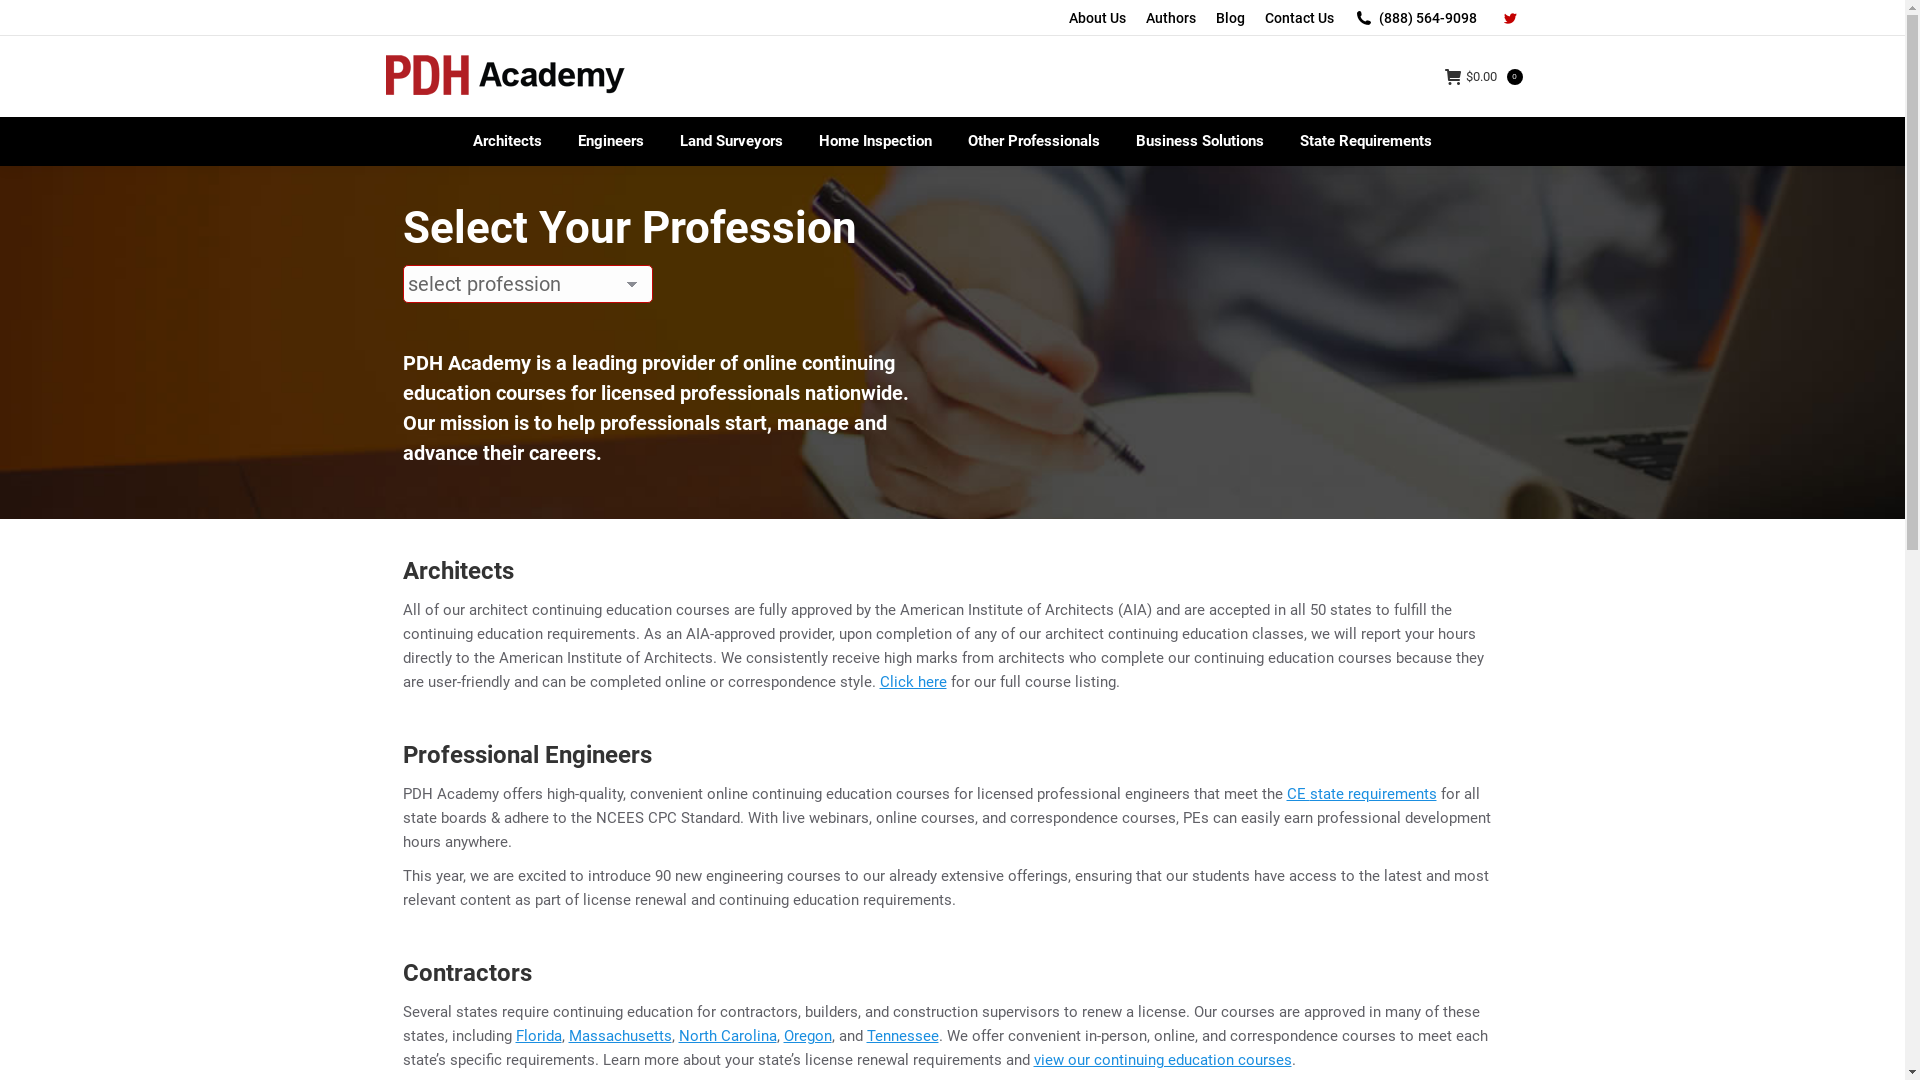 Image resolution: width=1920 pixels, height=1080 pixels. Describe the element at coordinates (807, 1035) in the screenshot. I see `'Oregon'` at that location.